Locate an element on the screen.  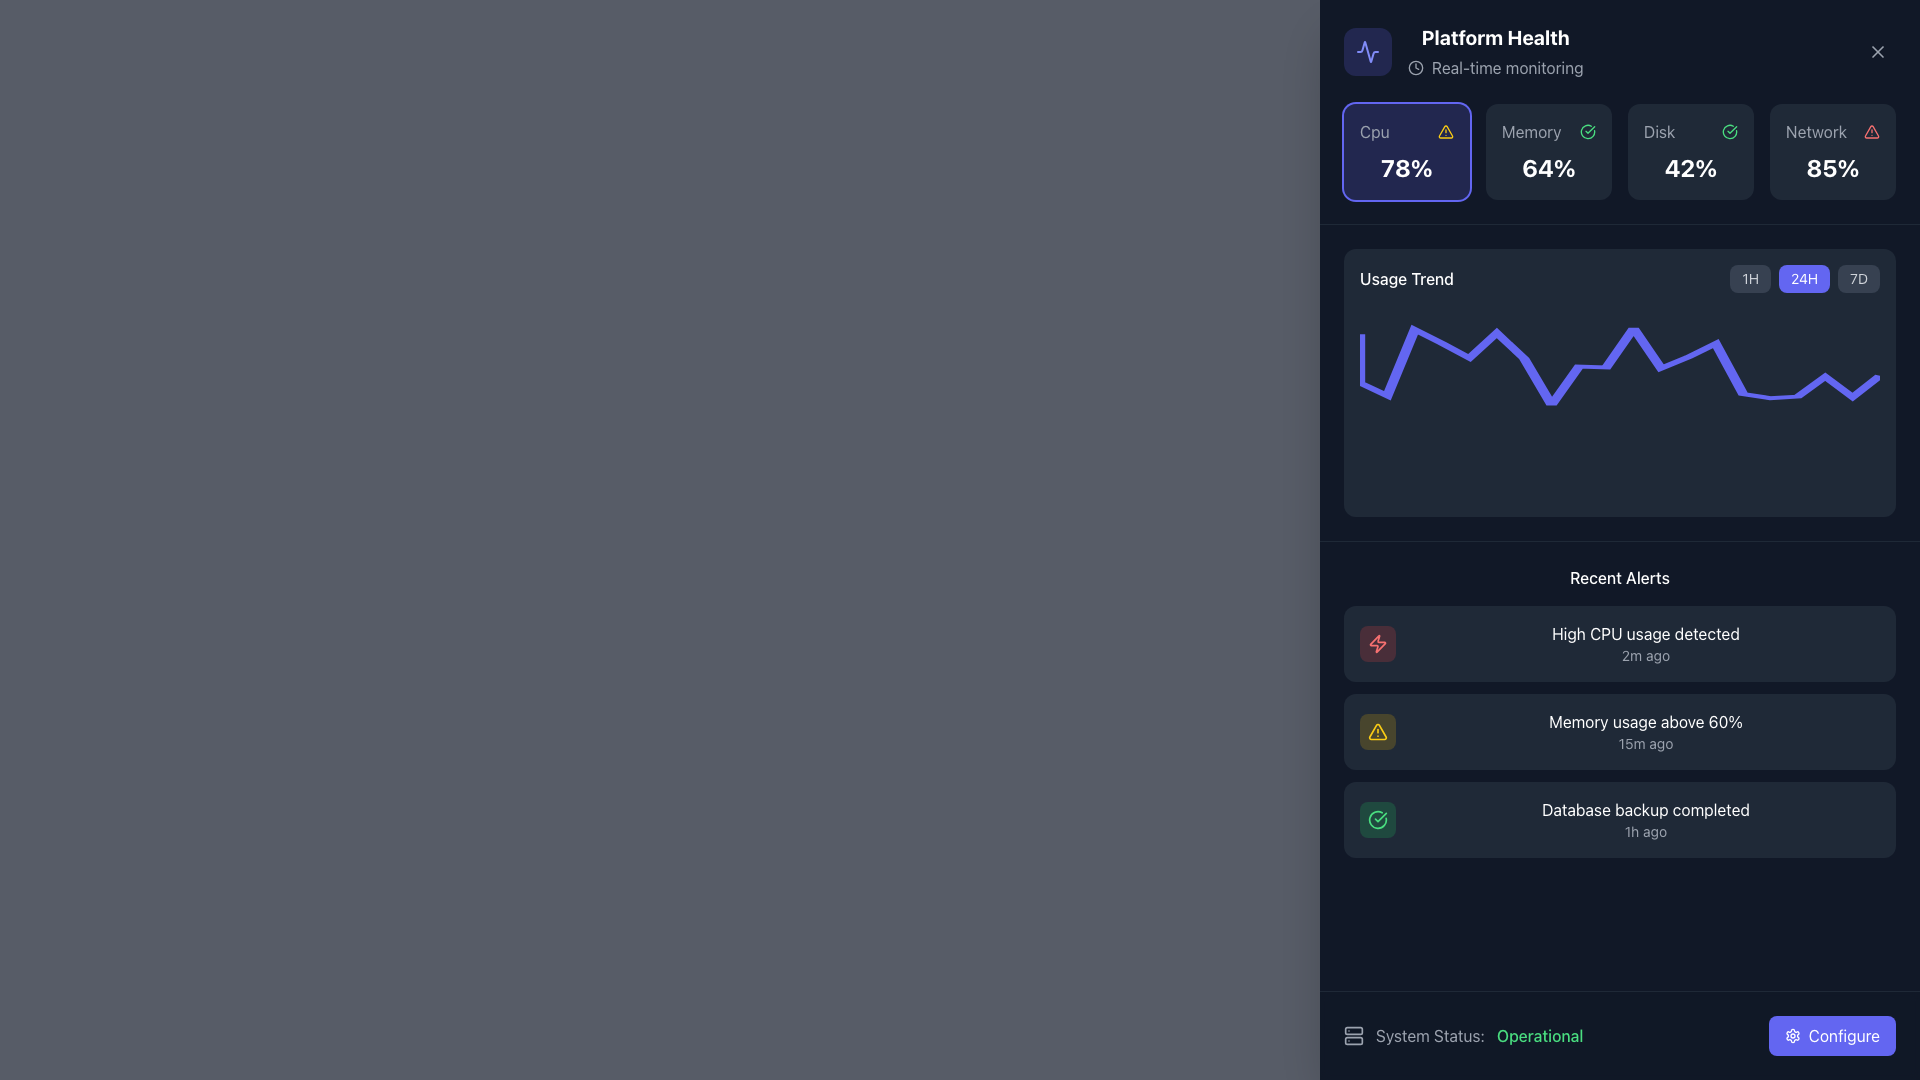
the second notification entry in the 'Recent Alerts' section, which displays a warning about memory usage above 60% is located at coordinates (1620, 732).